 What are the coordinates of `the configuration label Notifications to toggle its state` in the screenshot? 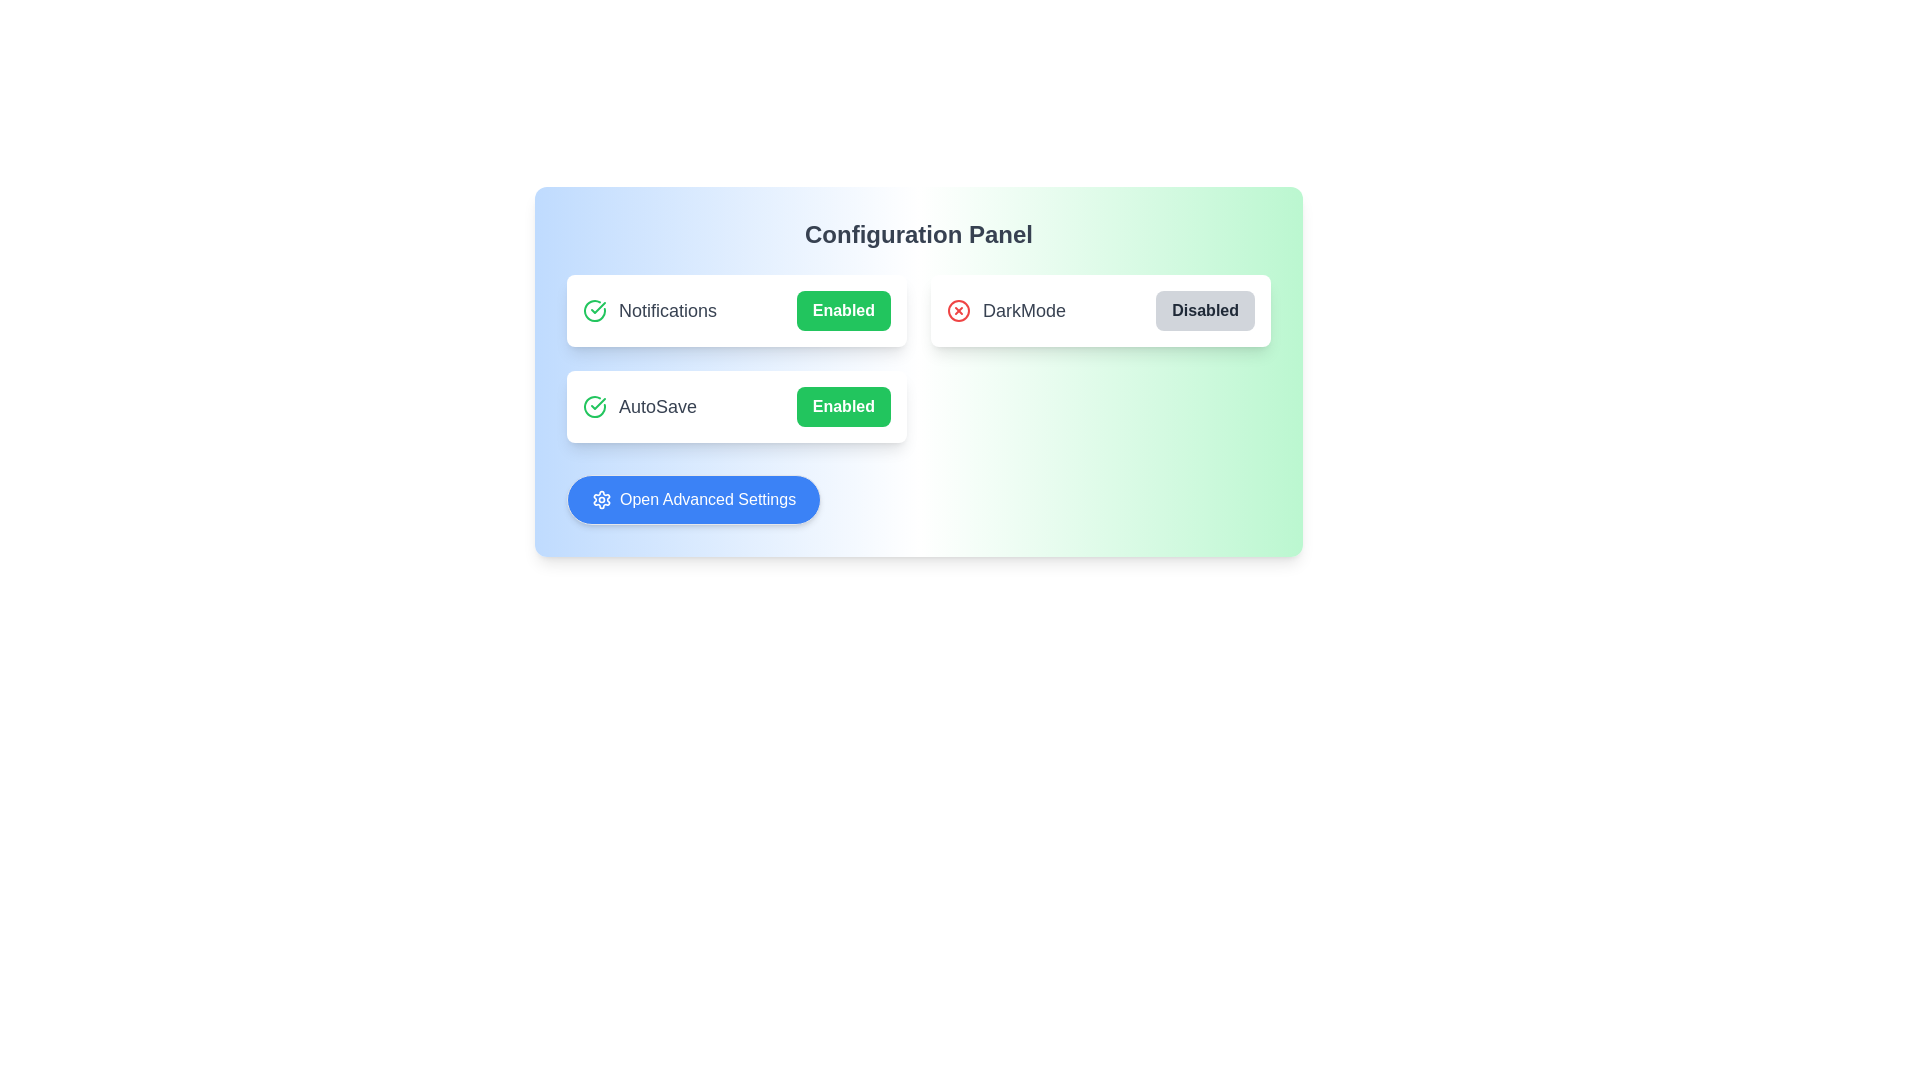 It's located at (736, 311).